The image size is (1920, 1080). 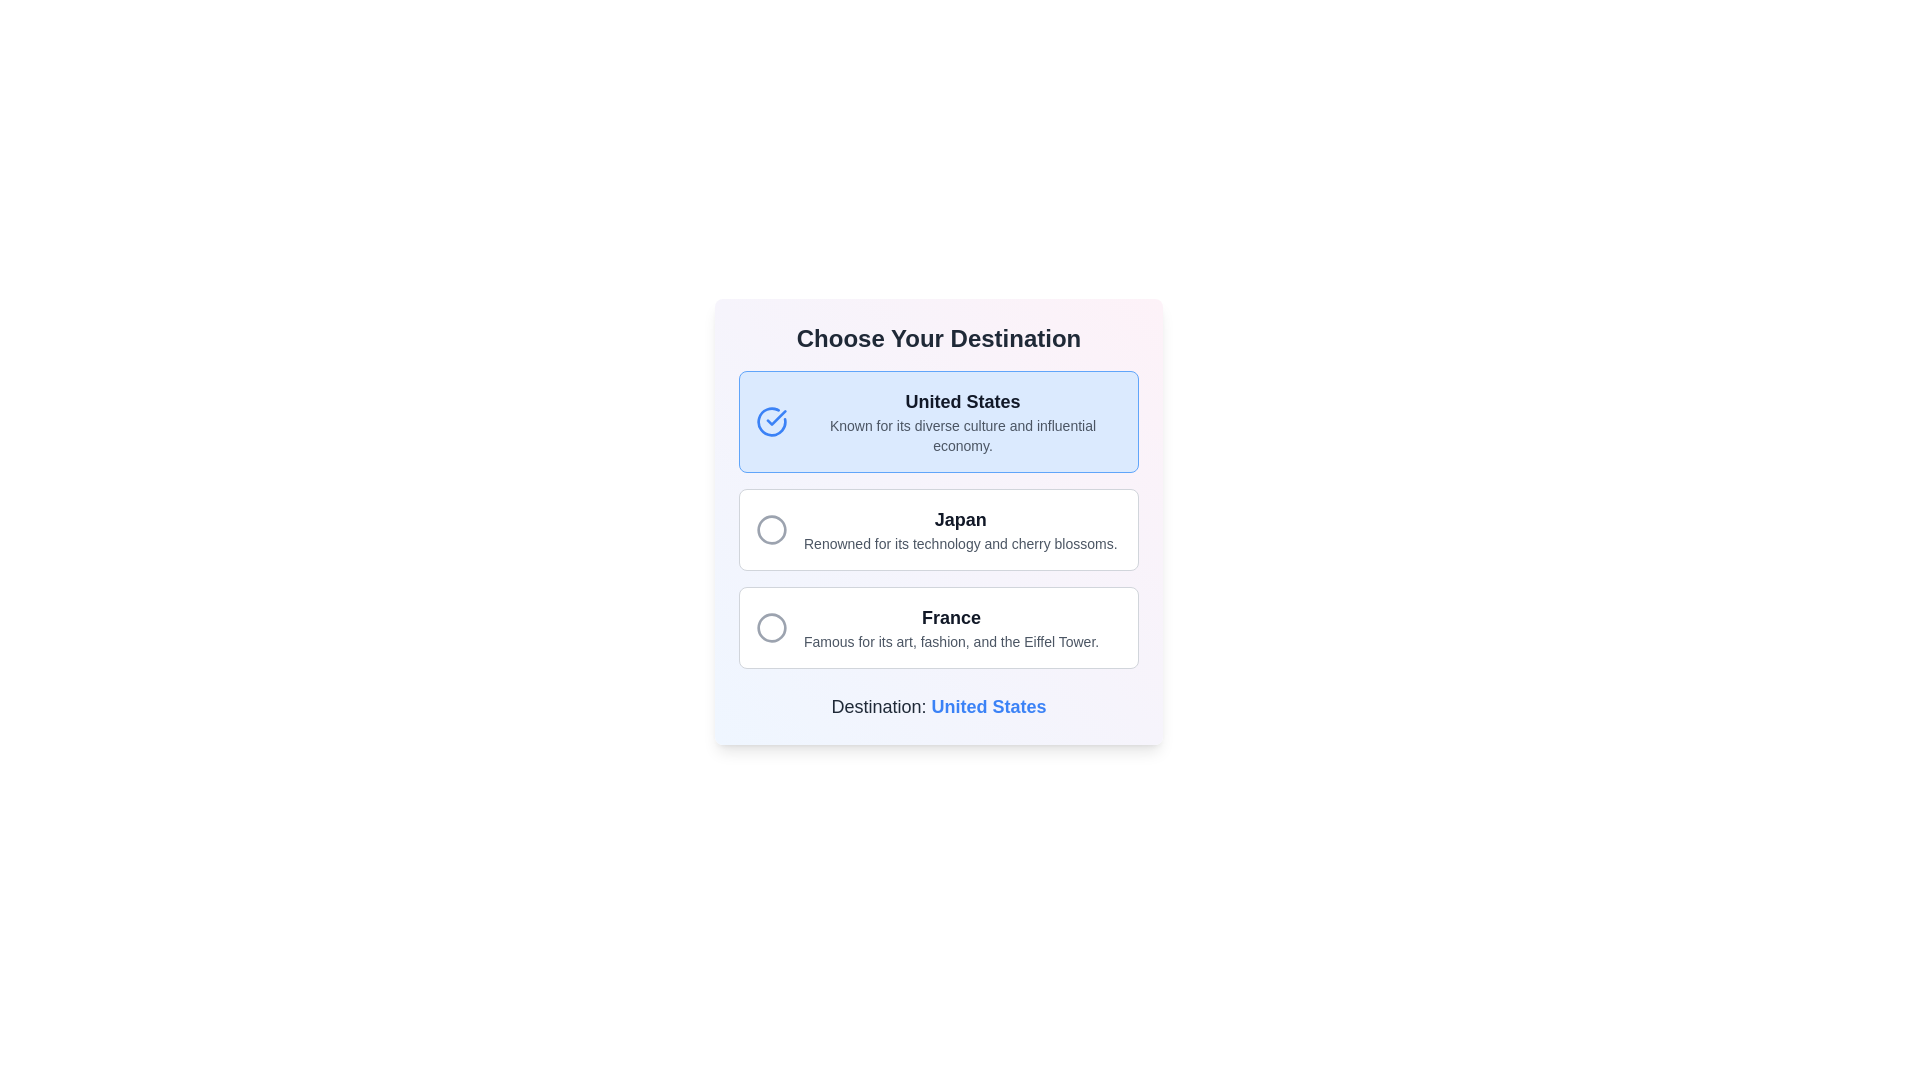 I want to click on the circular indicator located to the left of the text 'Japan' in the second option block of the selection list, so click(x=771, y=528).